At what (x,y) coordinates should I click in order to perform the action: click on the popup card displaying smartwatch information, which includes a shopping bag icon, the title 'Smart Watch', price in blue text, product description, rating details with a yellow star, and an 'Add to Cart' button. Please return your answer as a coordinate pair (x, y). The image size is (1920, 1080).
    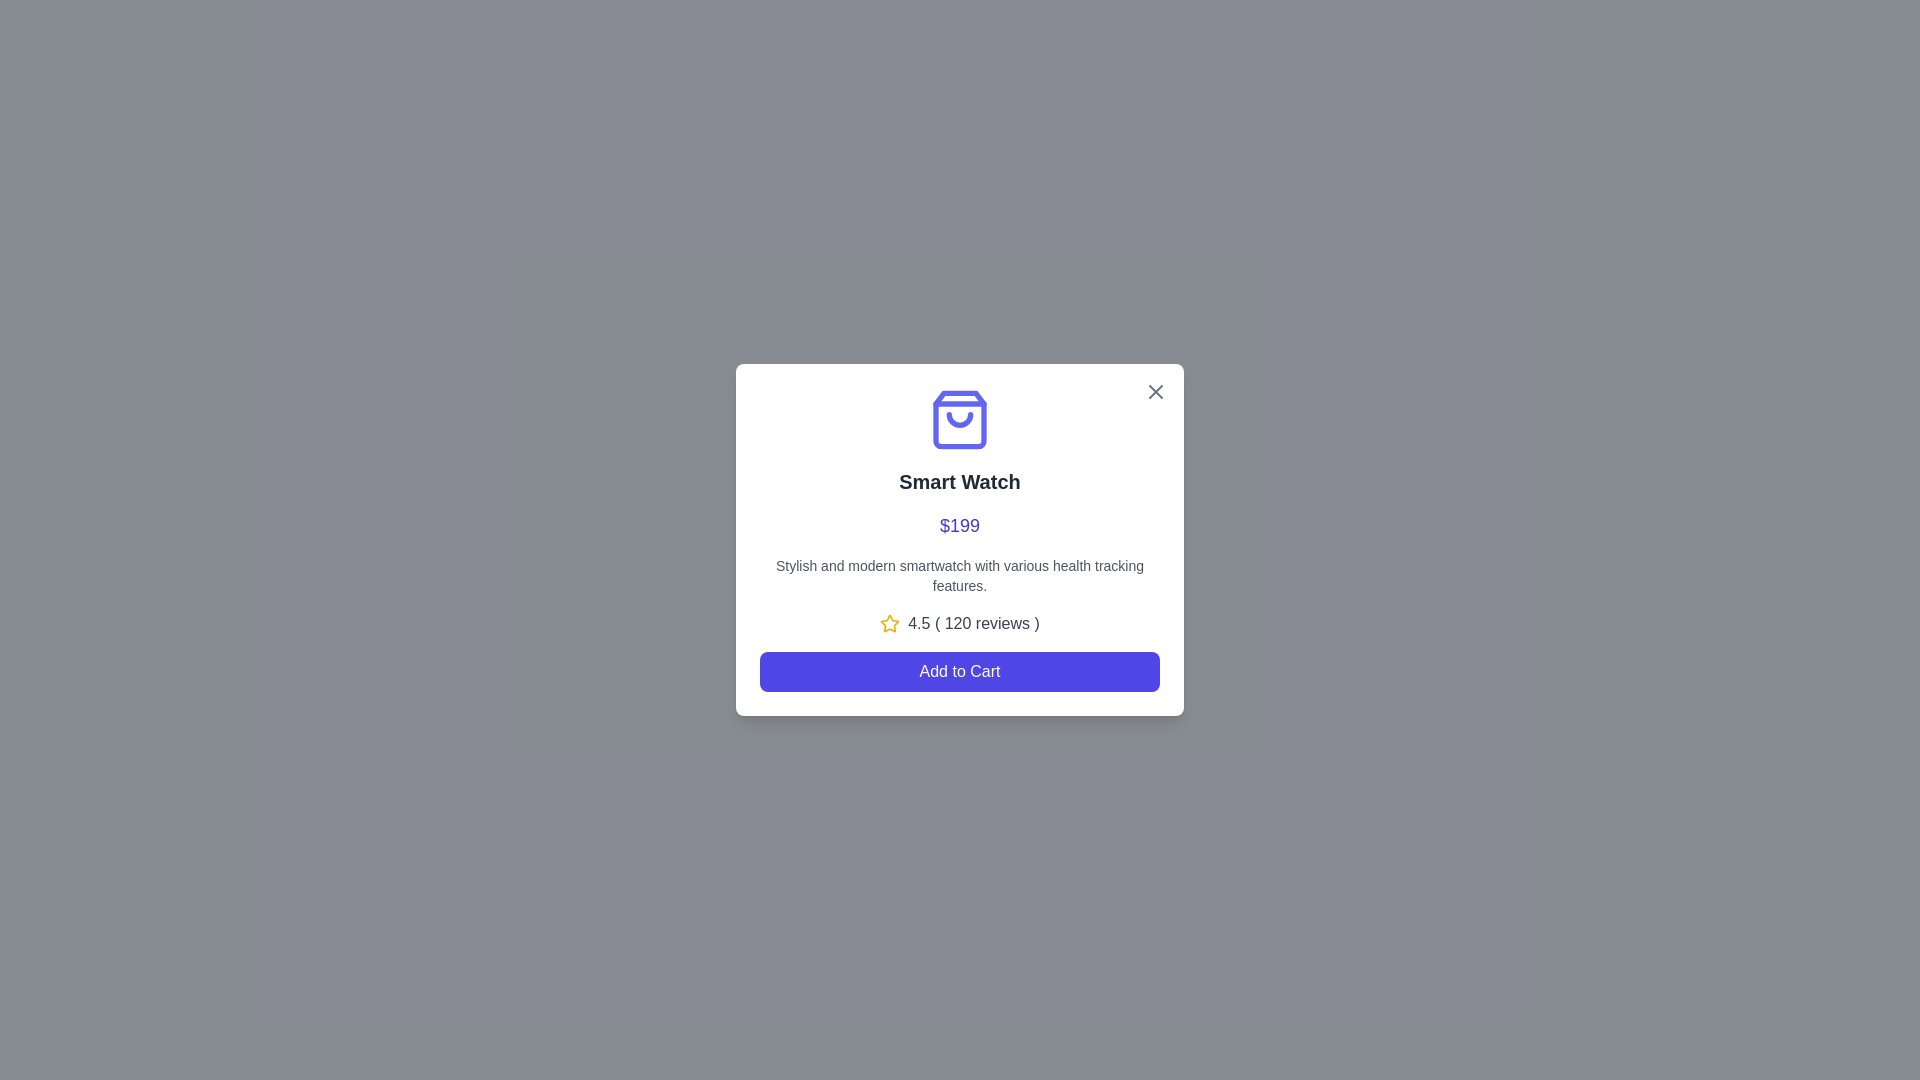
    Looking at the image, I should click on (960, 540).